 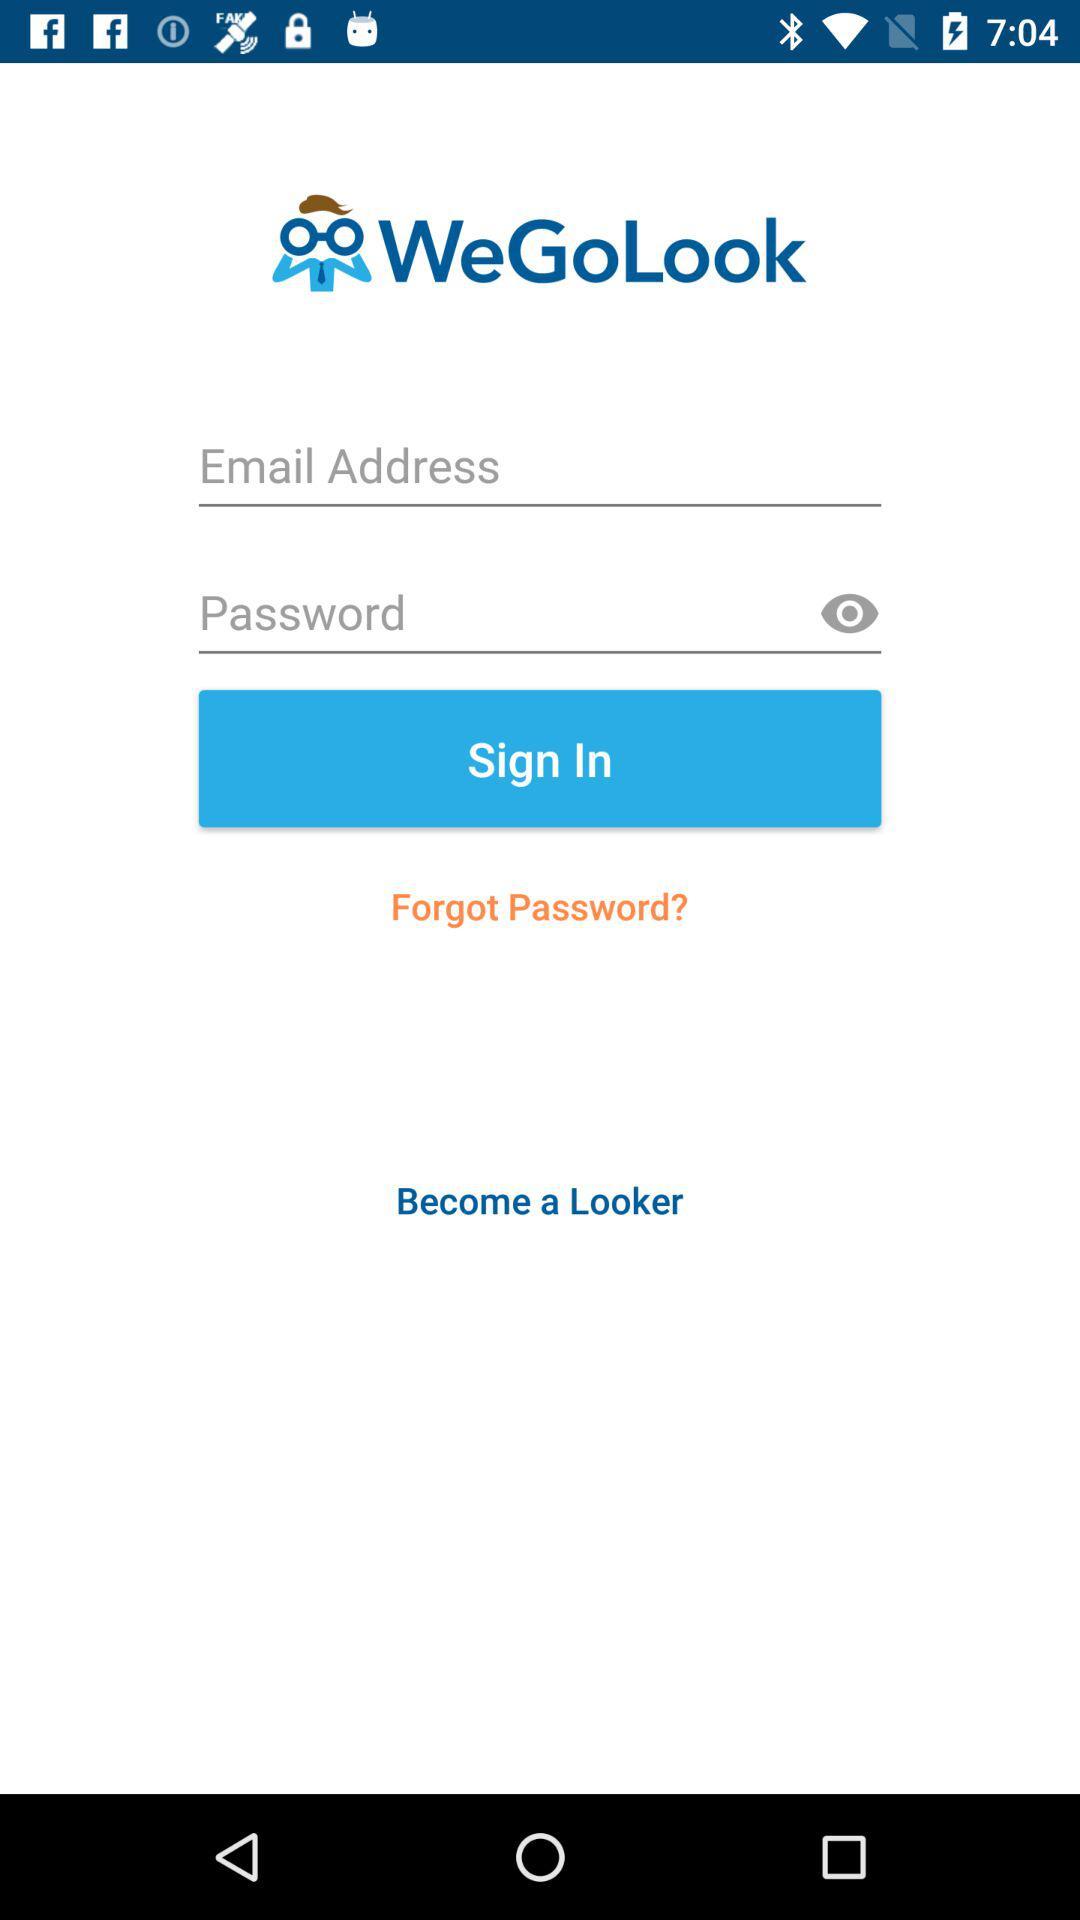 I want to click on the icon above forgot password? item, so click(x=540, y=757).